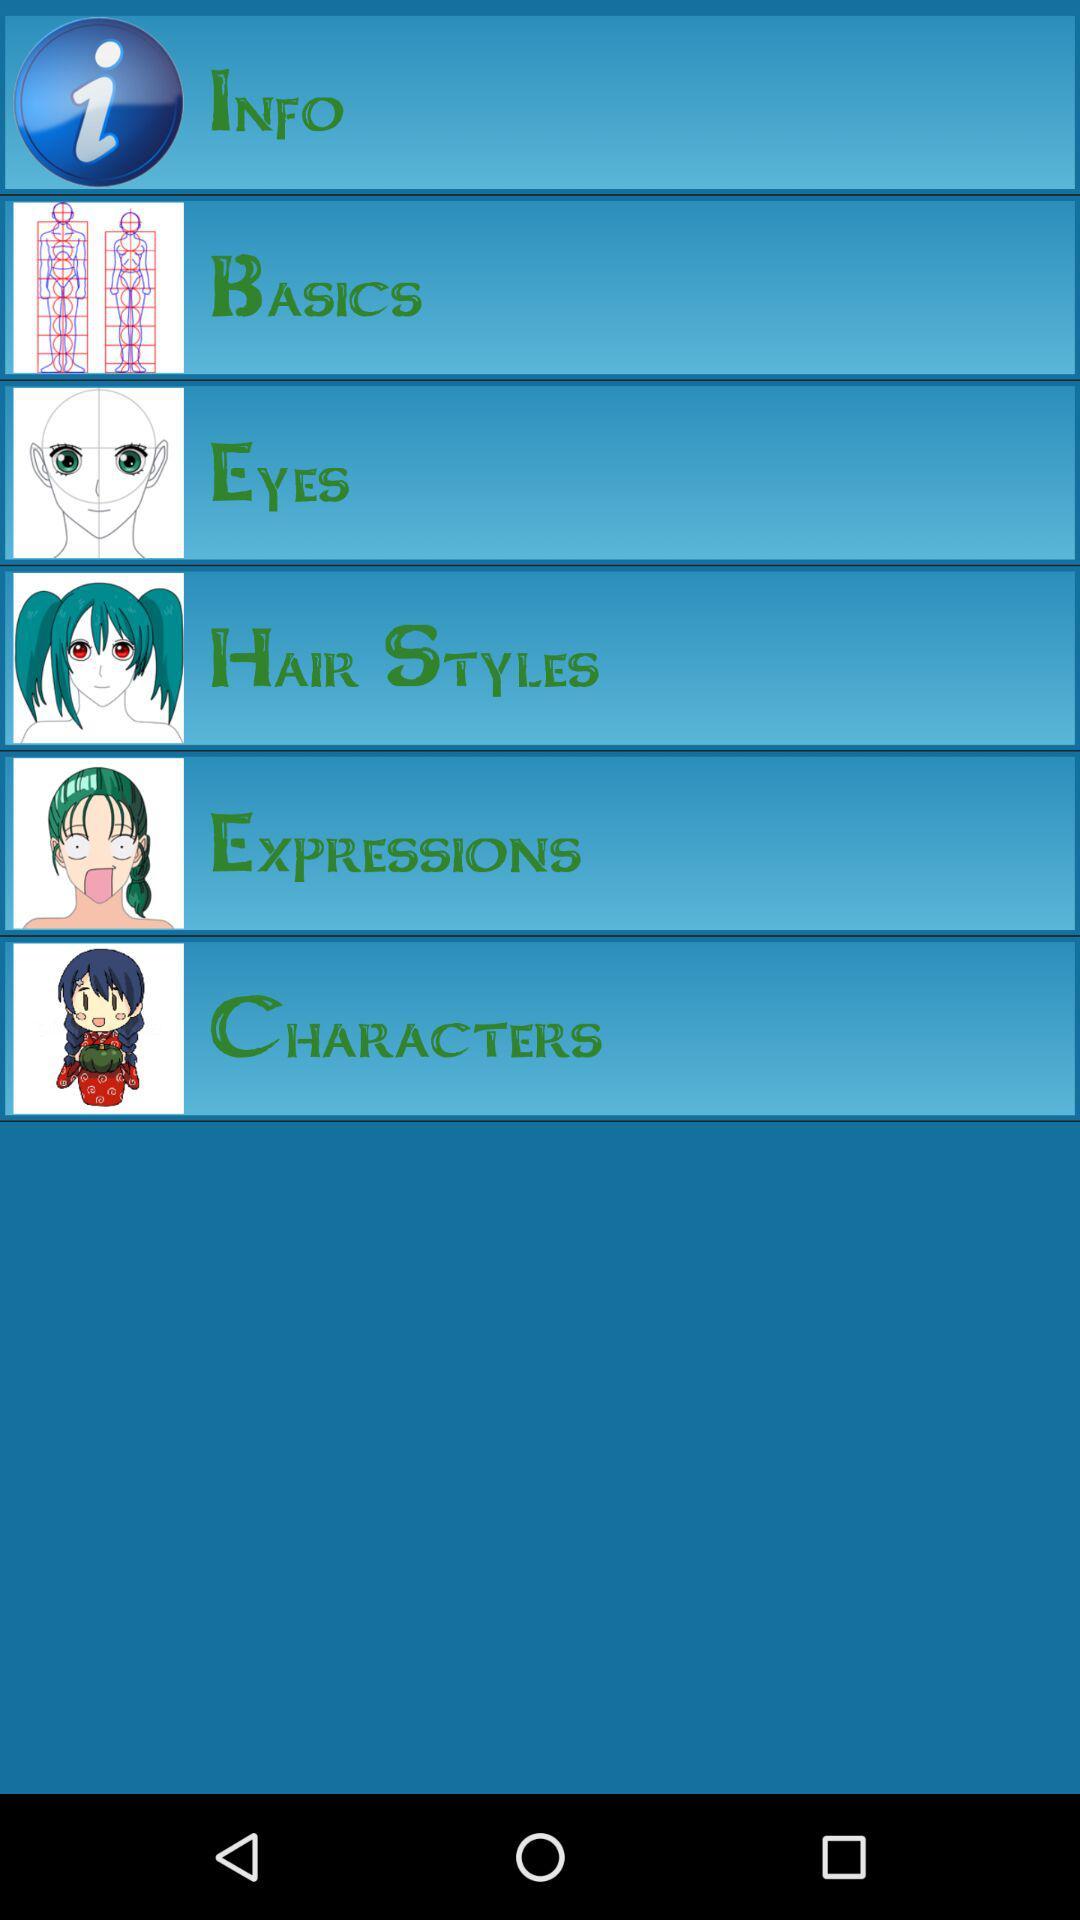 The height and width of the screenshot is (1920, 1080). What do you see at coordinates (391, 657) in the screenshot?
I see `the hair styles app` at bounding box center [391, 657].